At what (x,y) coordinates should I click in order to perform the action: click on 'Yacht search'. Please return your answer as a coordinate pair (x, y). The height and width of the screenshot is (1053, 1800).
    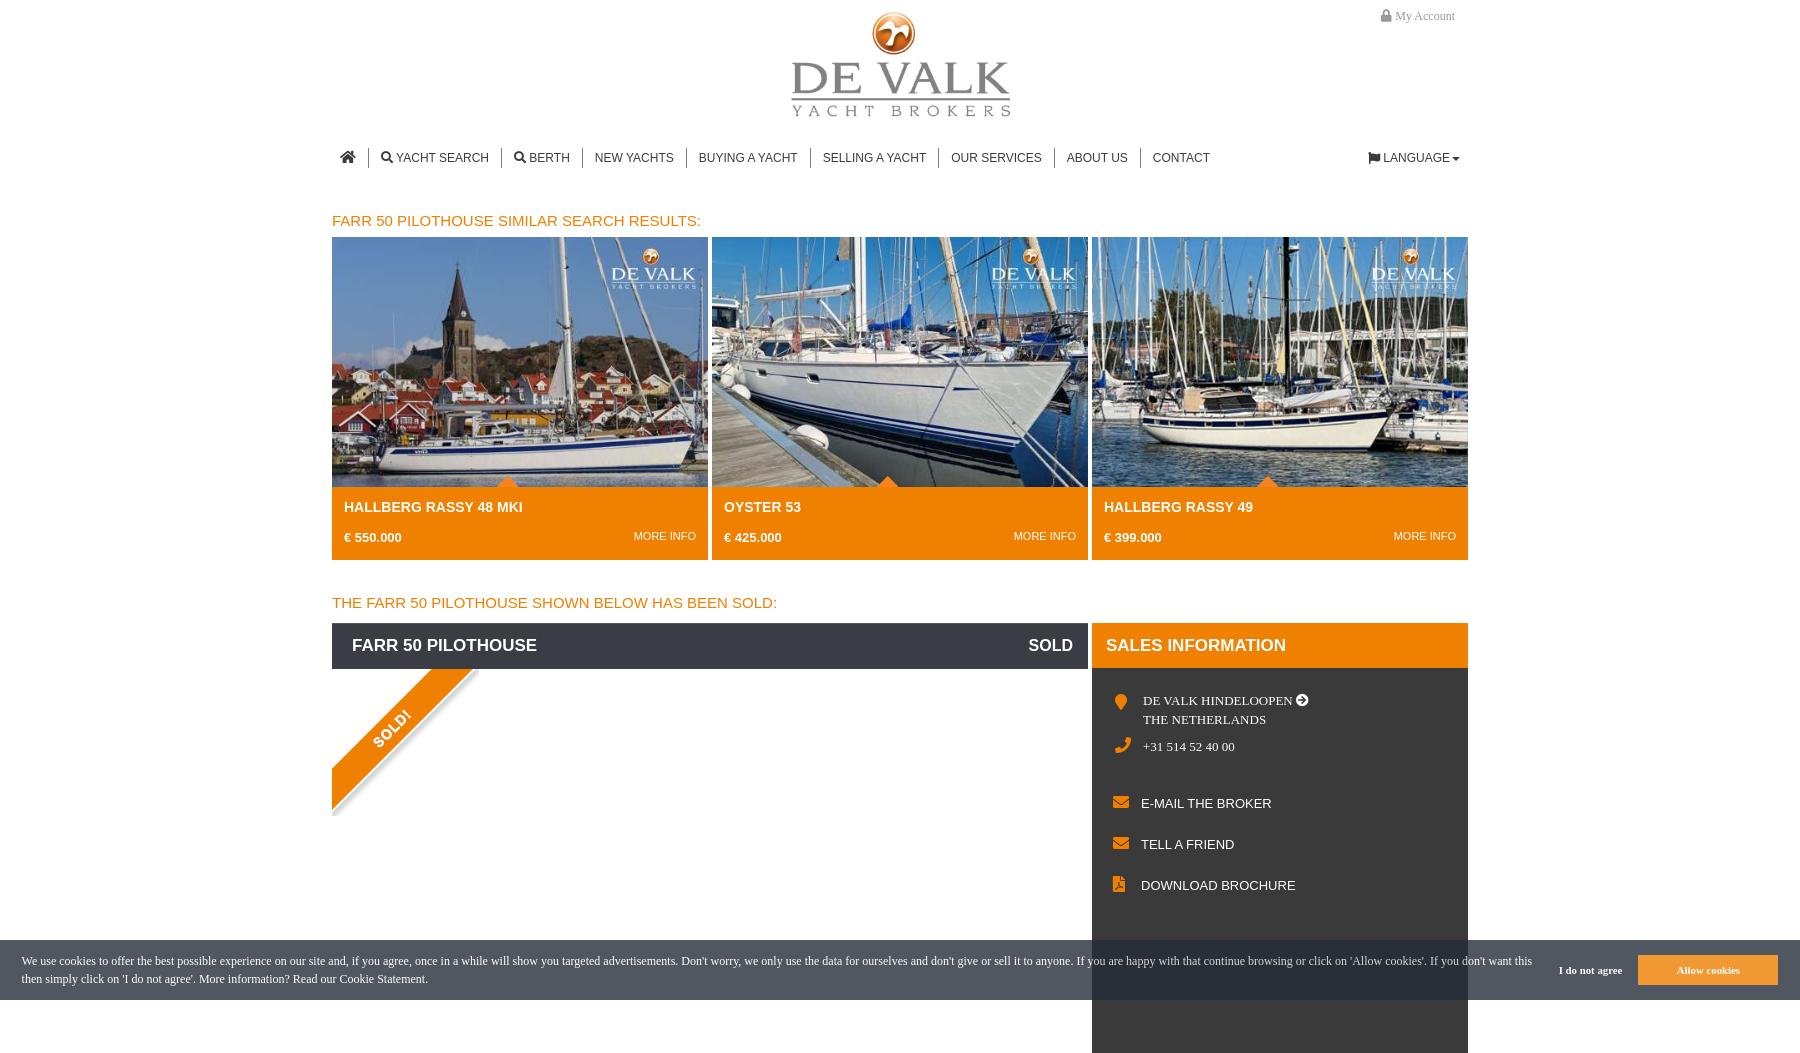
    Looking at the image, I should click on (441, 156).